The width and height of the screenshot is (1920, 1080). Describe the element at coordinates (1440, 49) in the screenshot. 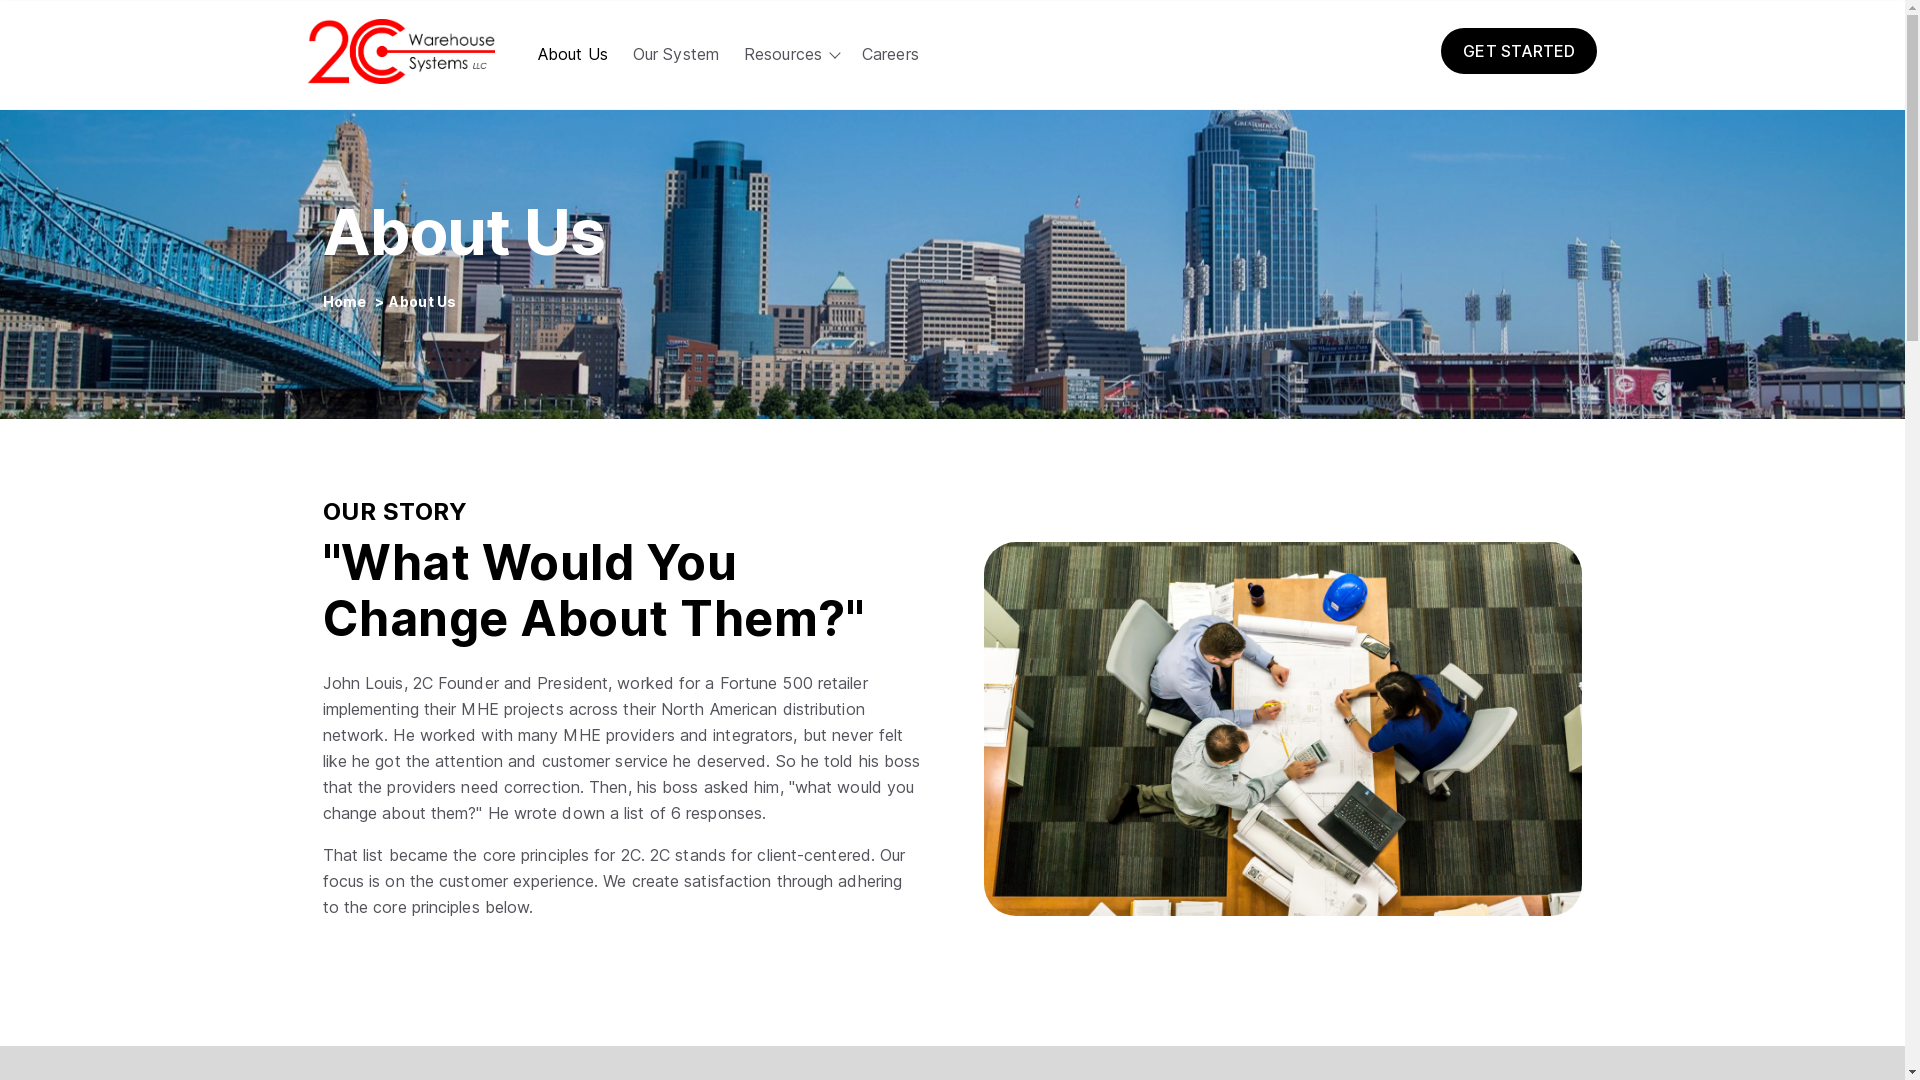

I see `'GET STARTED'` at that location.